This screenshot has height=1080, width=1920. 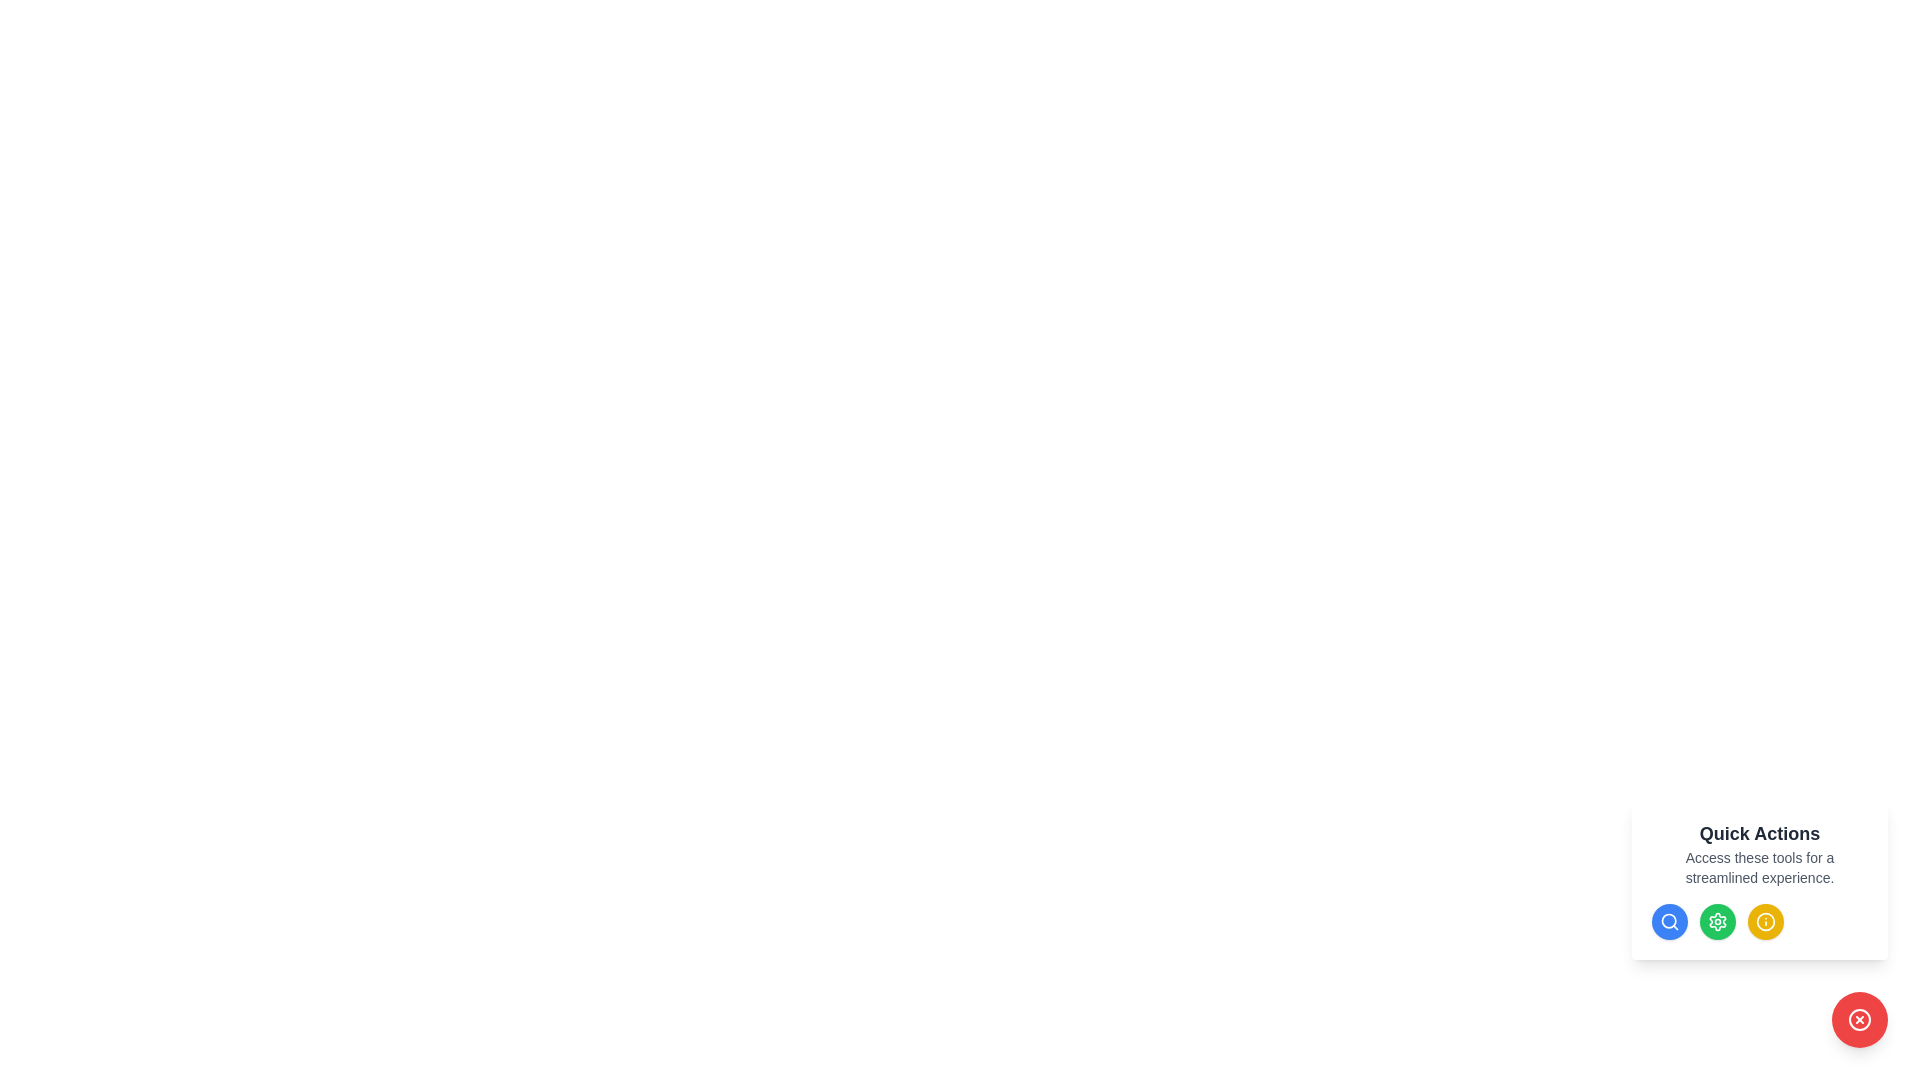 I want to click on the 'Quick Actions' text, which is a large, bold, dark gray header at the top of the card layout, so click(x=1760, y=833).